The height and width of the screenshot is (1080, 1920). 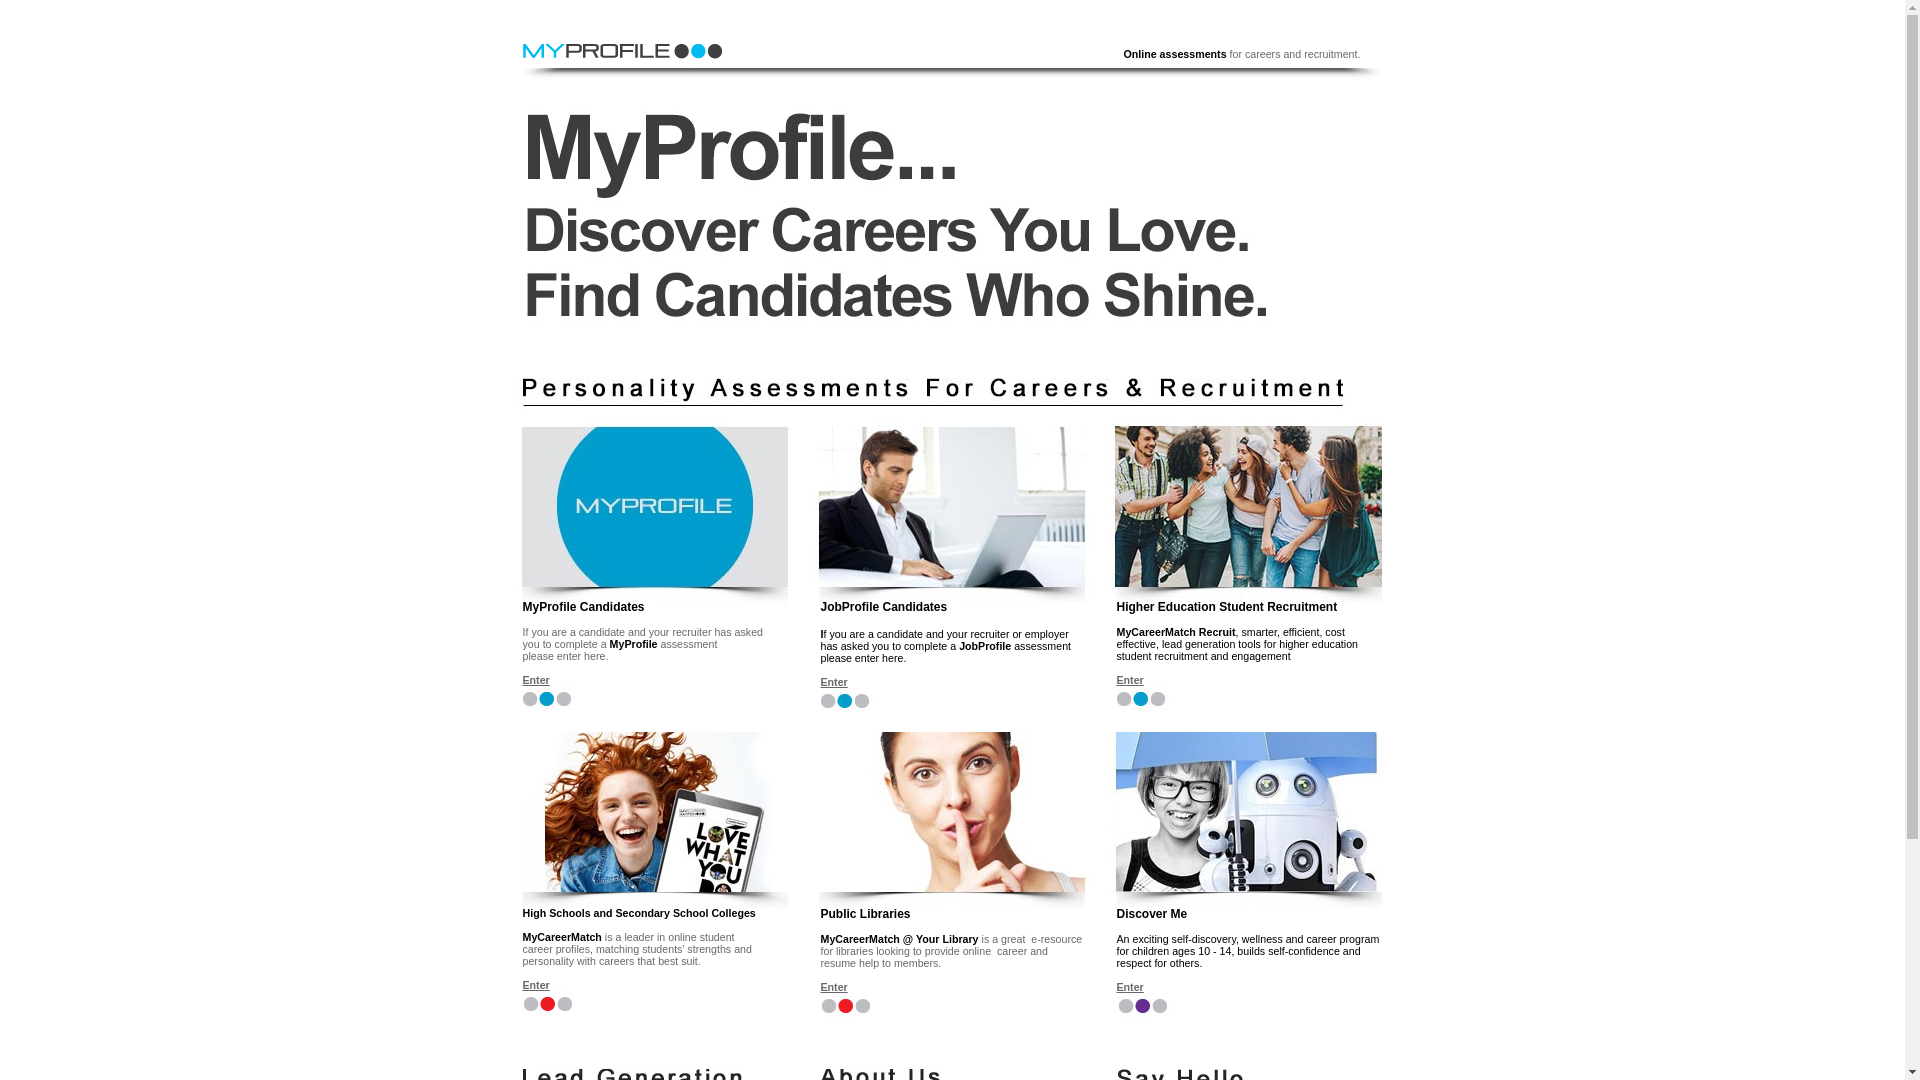 I want to click on 'Enter', so click(x=535, y=983).